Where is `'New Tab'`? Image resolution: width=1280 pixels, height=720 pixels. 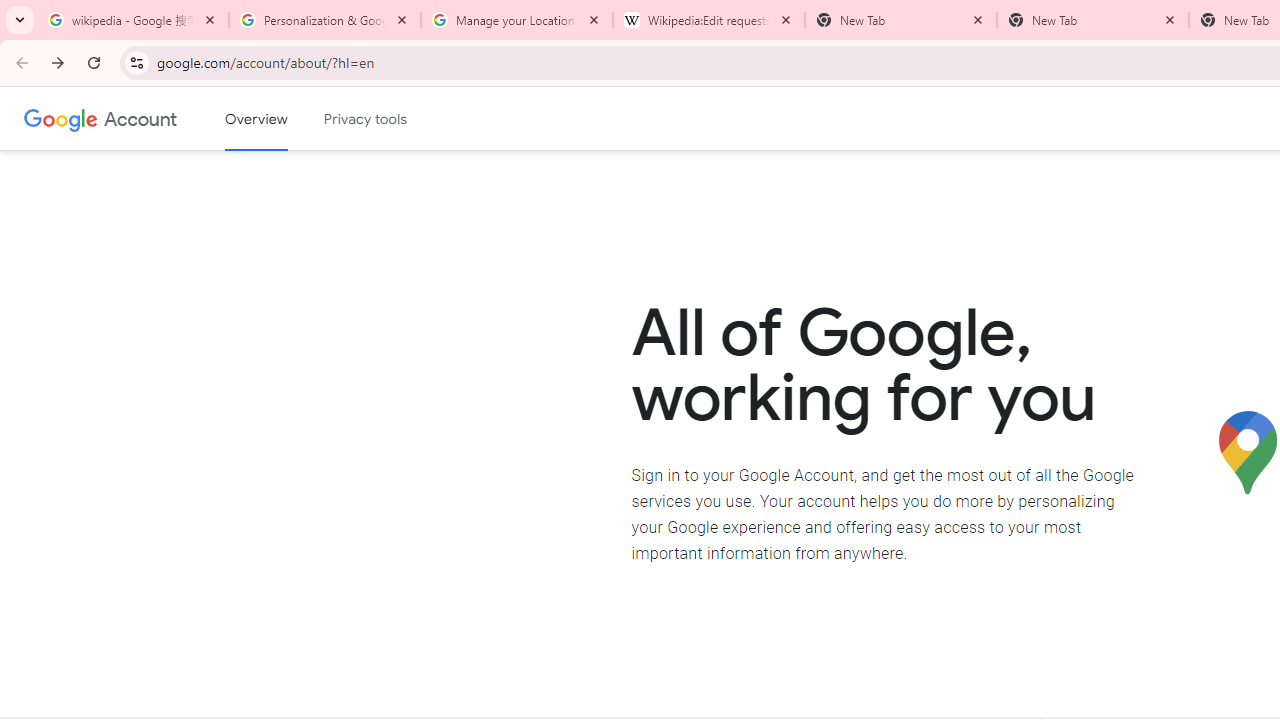
'New Tab' is located at coordinates (1092, 20).